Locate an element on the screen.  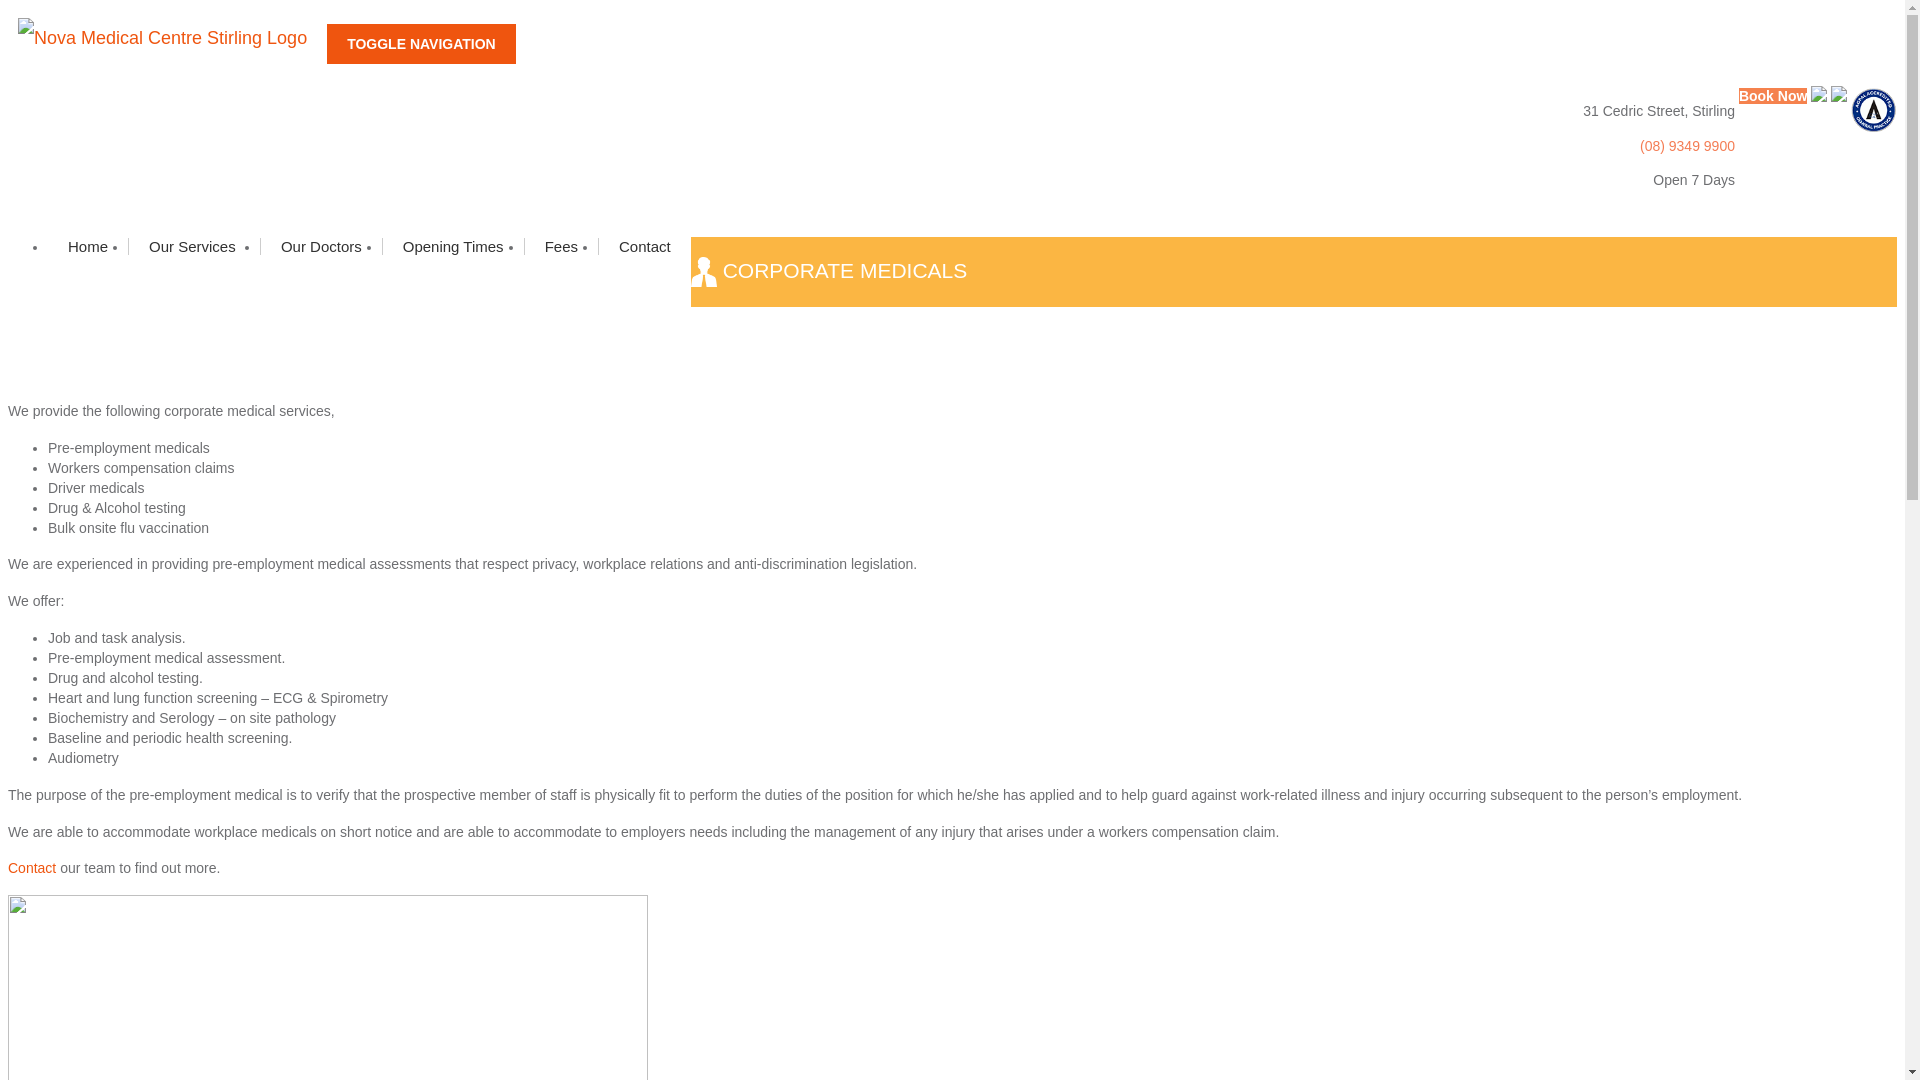
'Contact' is located at coordinates (597, 245).